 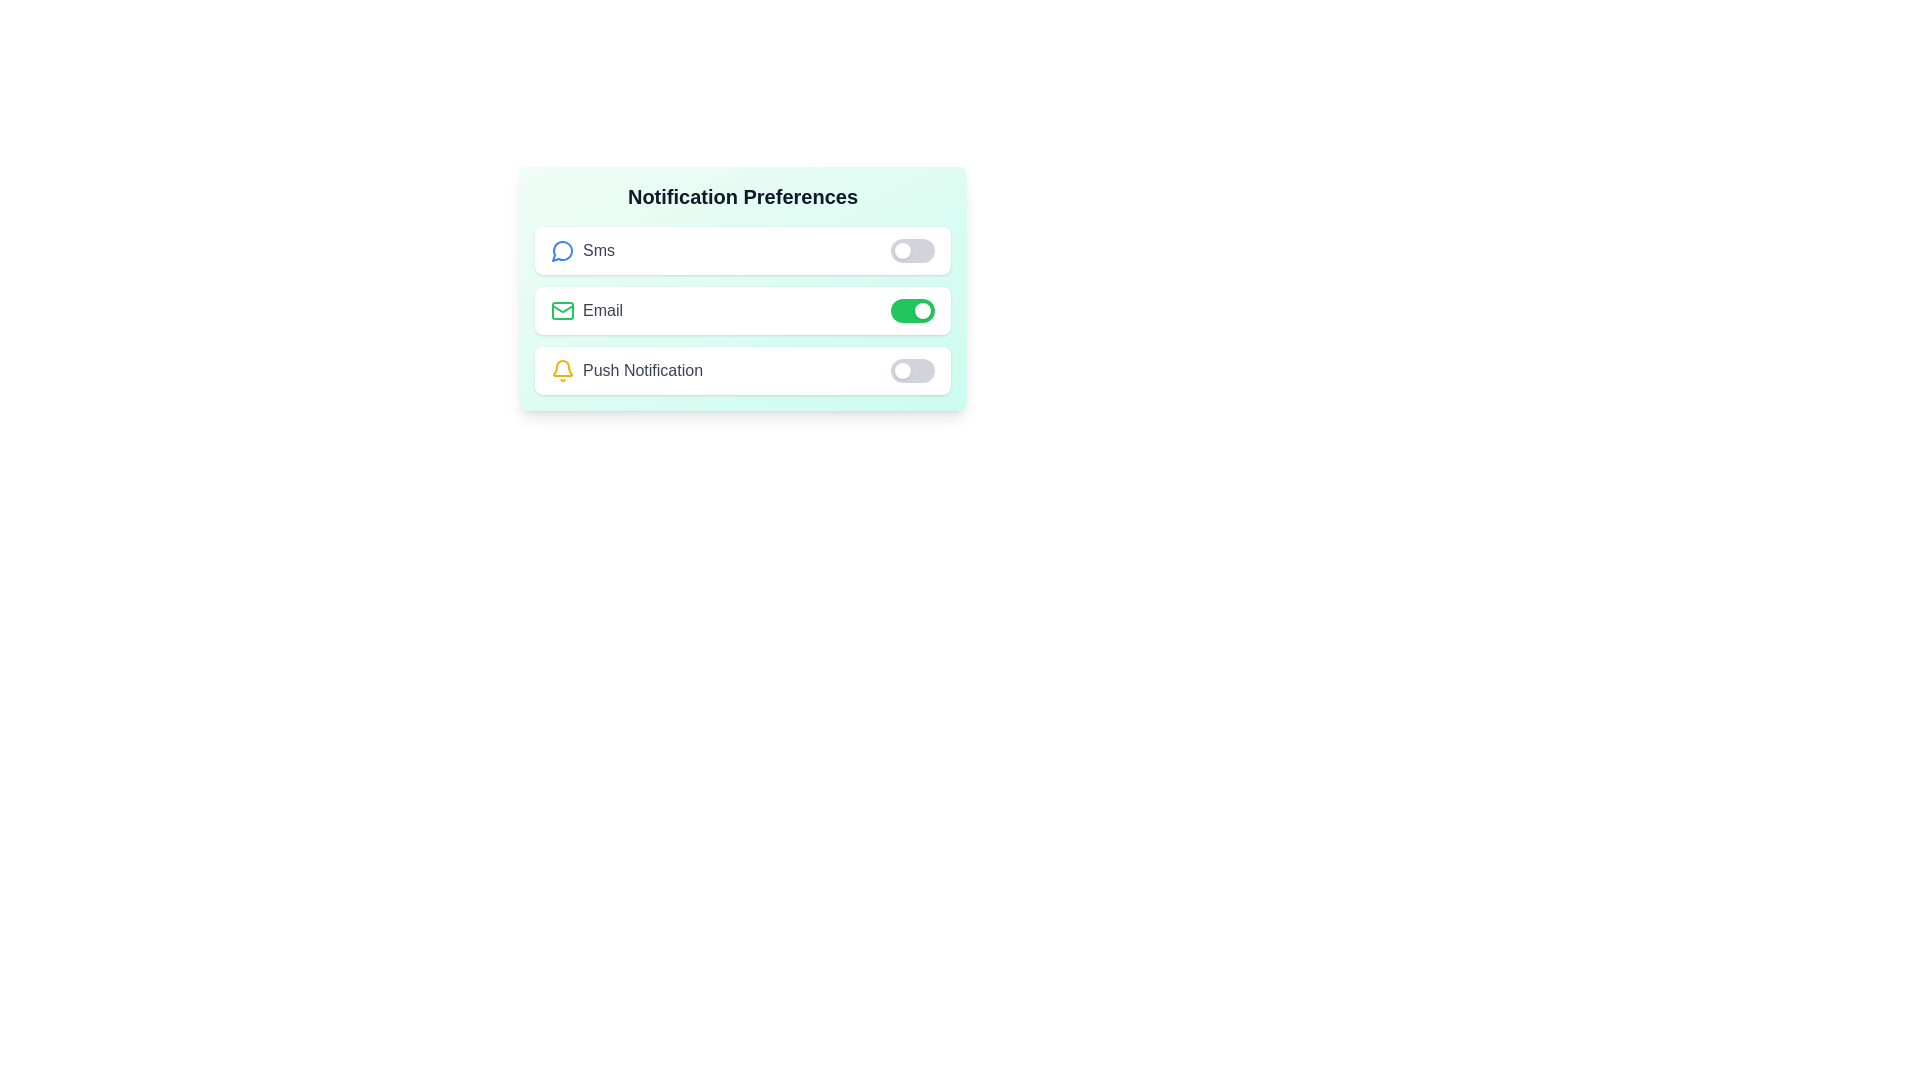 What do you see at coordinates (742, 311) in the screenshot?
I see `the toggle switch for enabling or disabling email notifications located in the Notification Preferences section` at bounding box center [742, 311].